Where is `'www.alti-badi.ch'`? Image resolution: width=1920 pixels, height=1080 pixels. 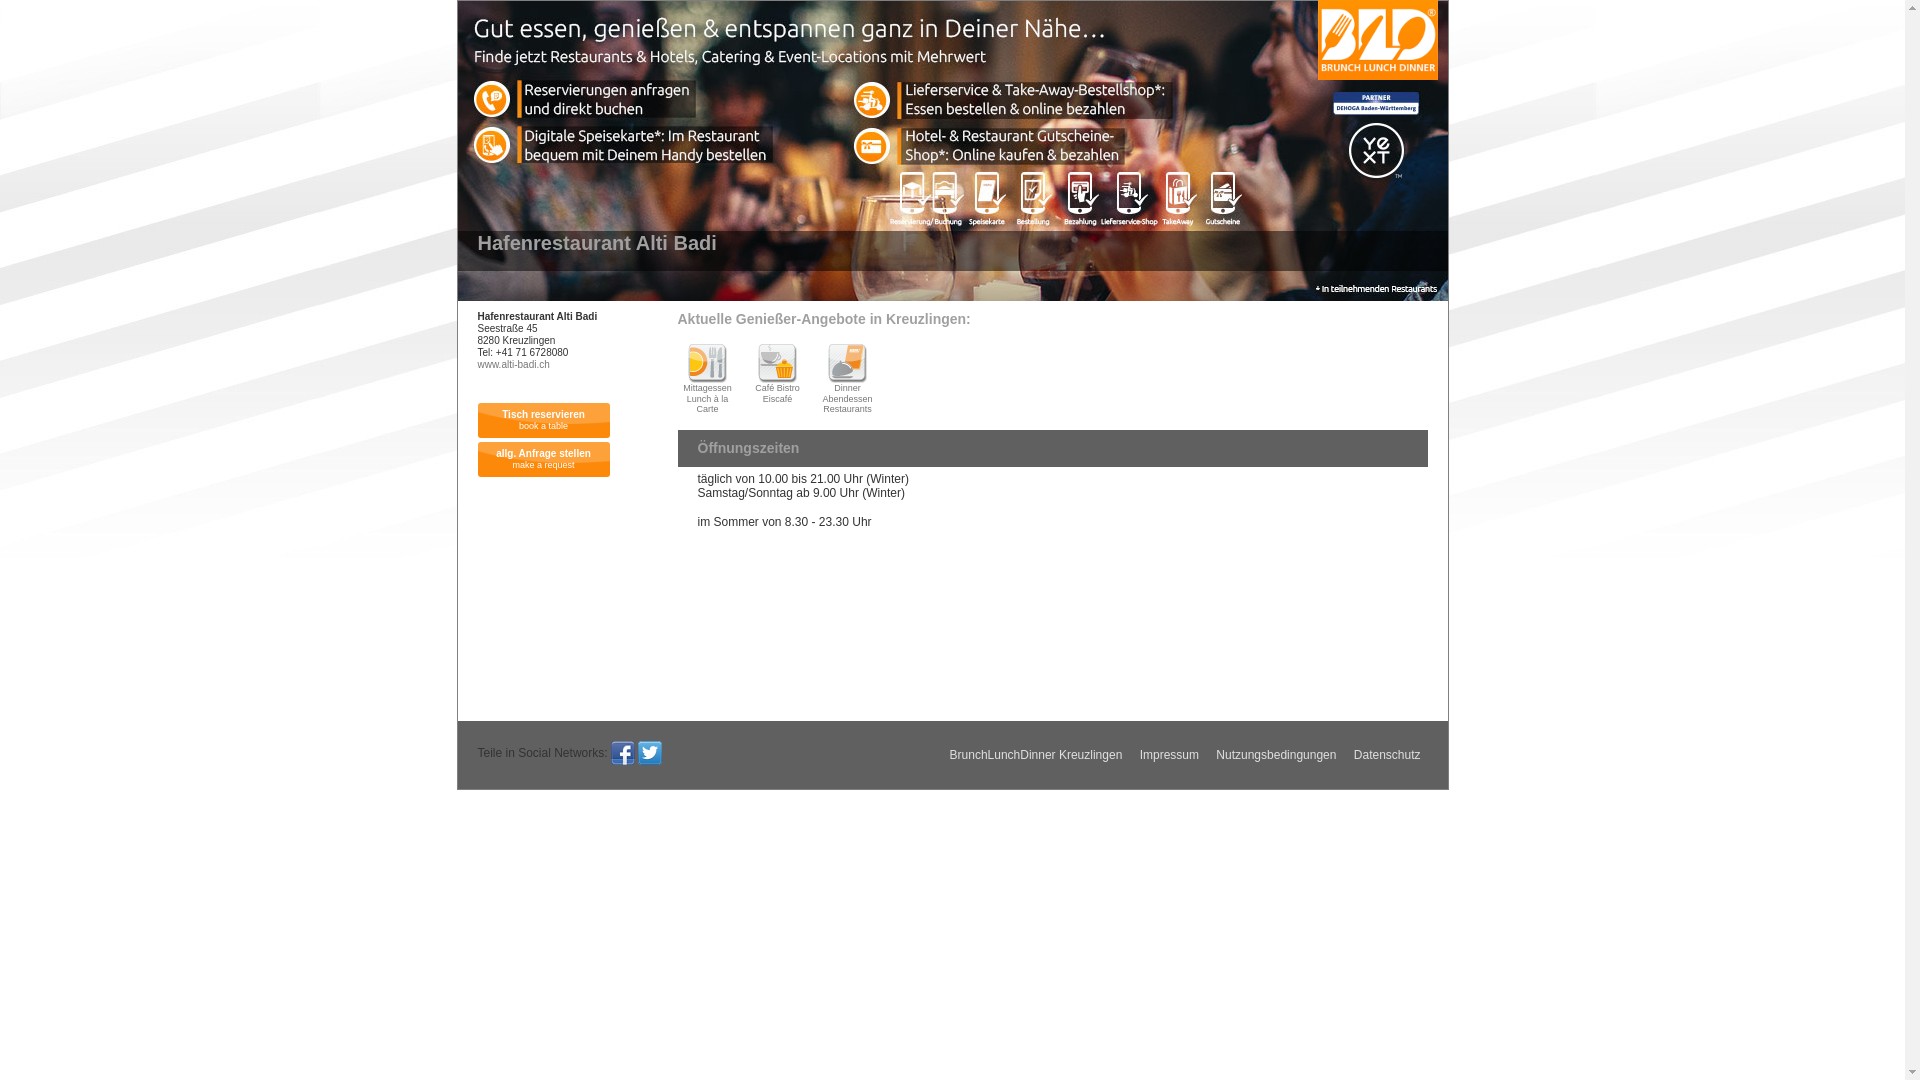 'www.alti-badi.ch' is located at coordinates (513, 364).